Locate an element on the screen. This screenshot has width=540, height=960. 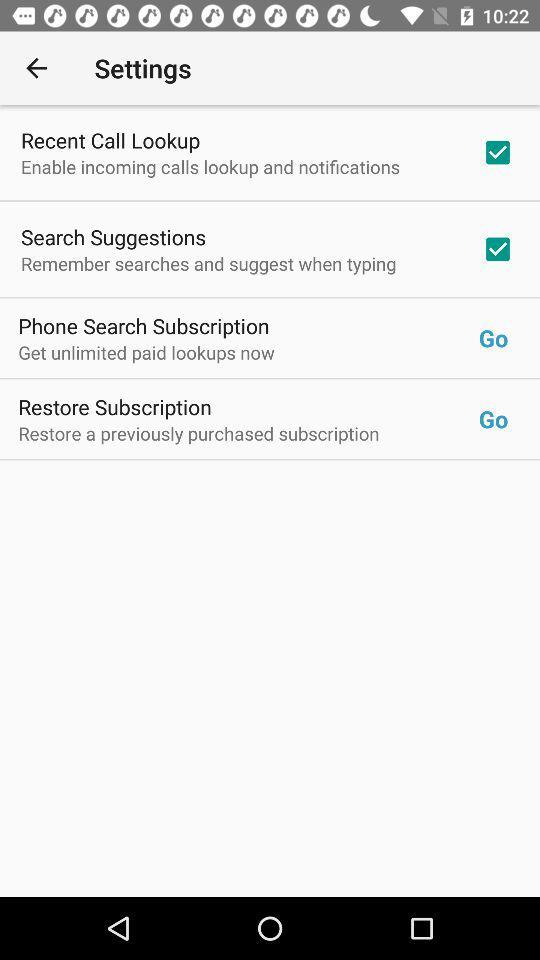
the item below the restore subscription is located at coordinates (248, 433).